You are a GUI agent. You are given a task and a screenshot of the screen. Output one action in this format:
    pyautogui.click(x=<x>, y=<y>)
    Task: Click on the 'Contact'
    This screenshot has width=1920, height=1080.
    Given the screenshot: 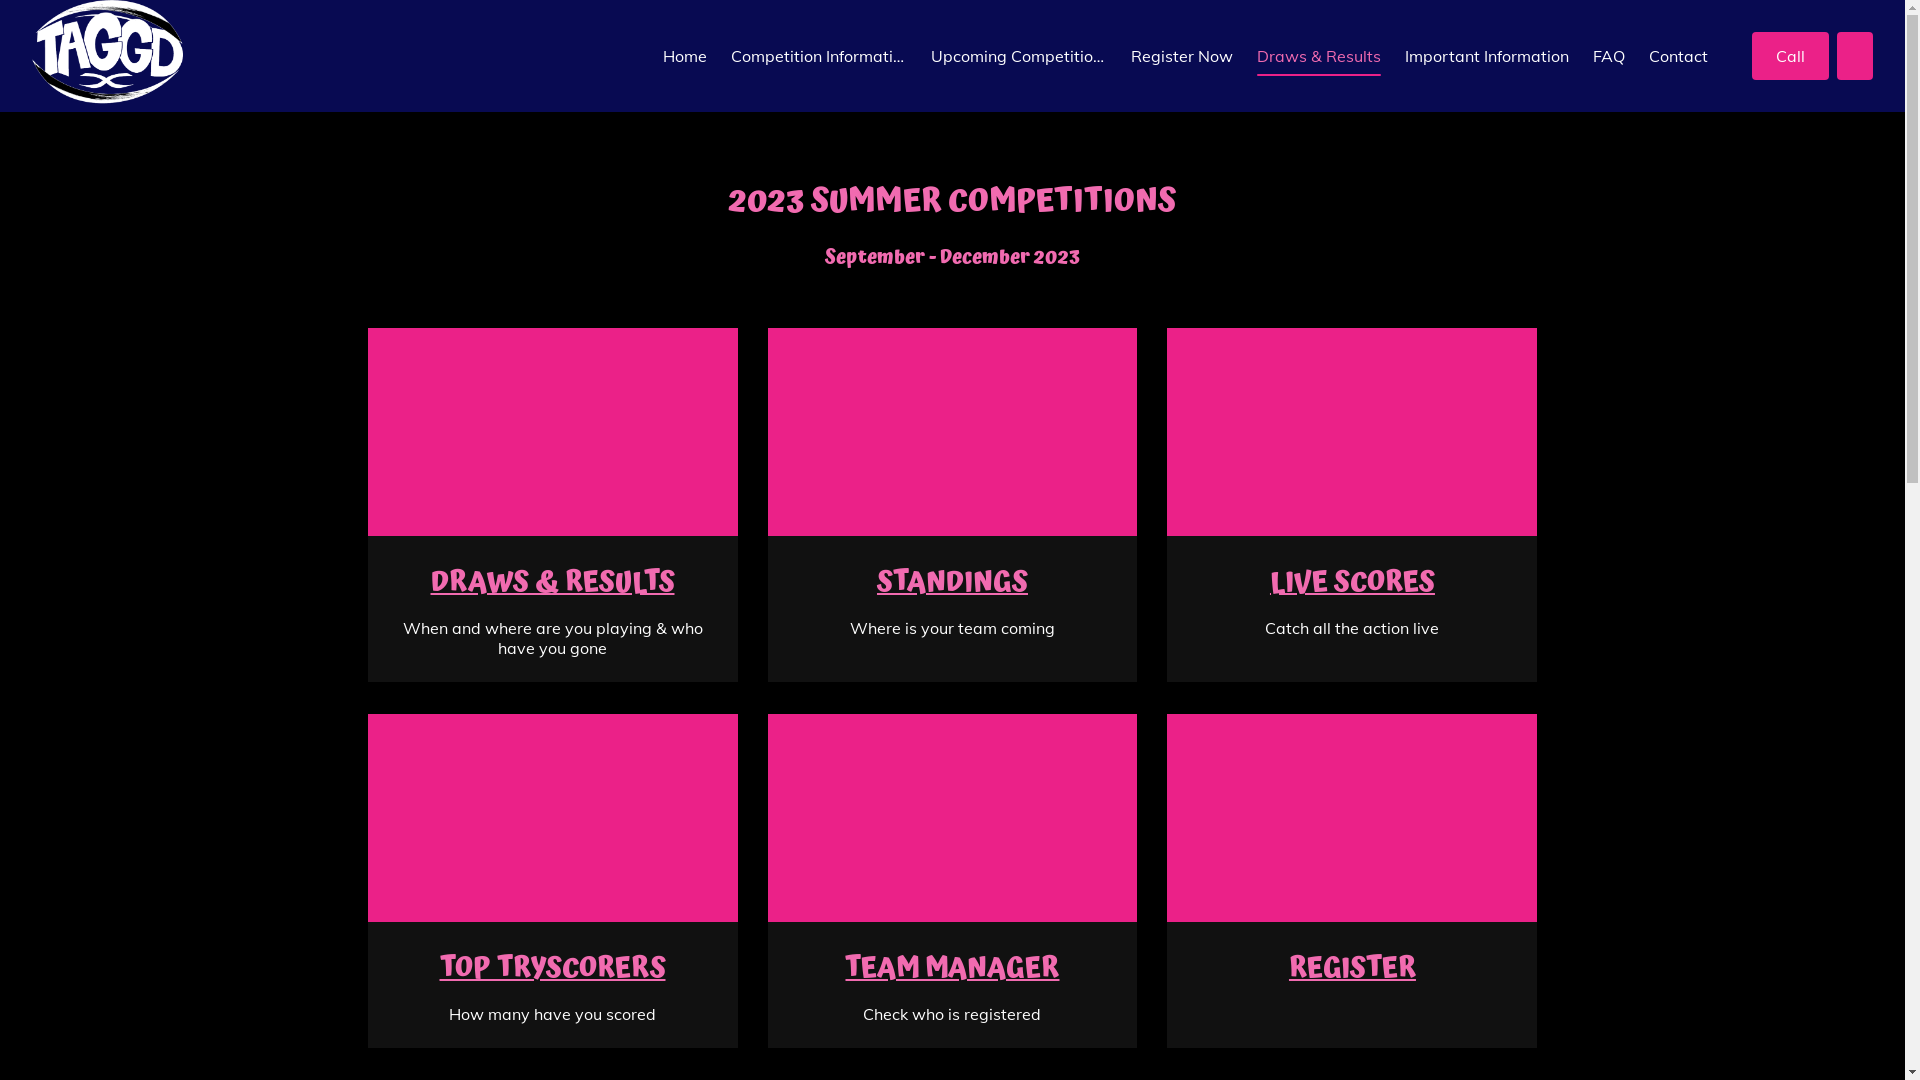 What is the action you would take?
    pyautogui.click(x=1678, y=55)
    